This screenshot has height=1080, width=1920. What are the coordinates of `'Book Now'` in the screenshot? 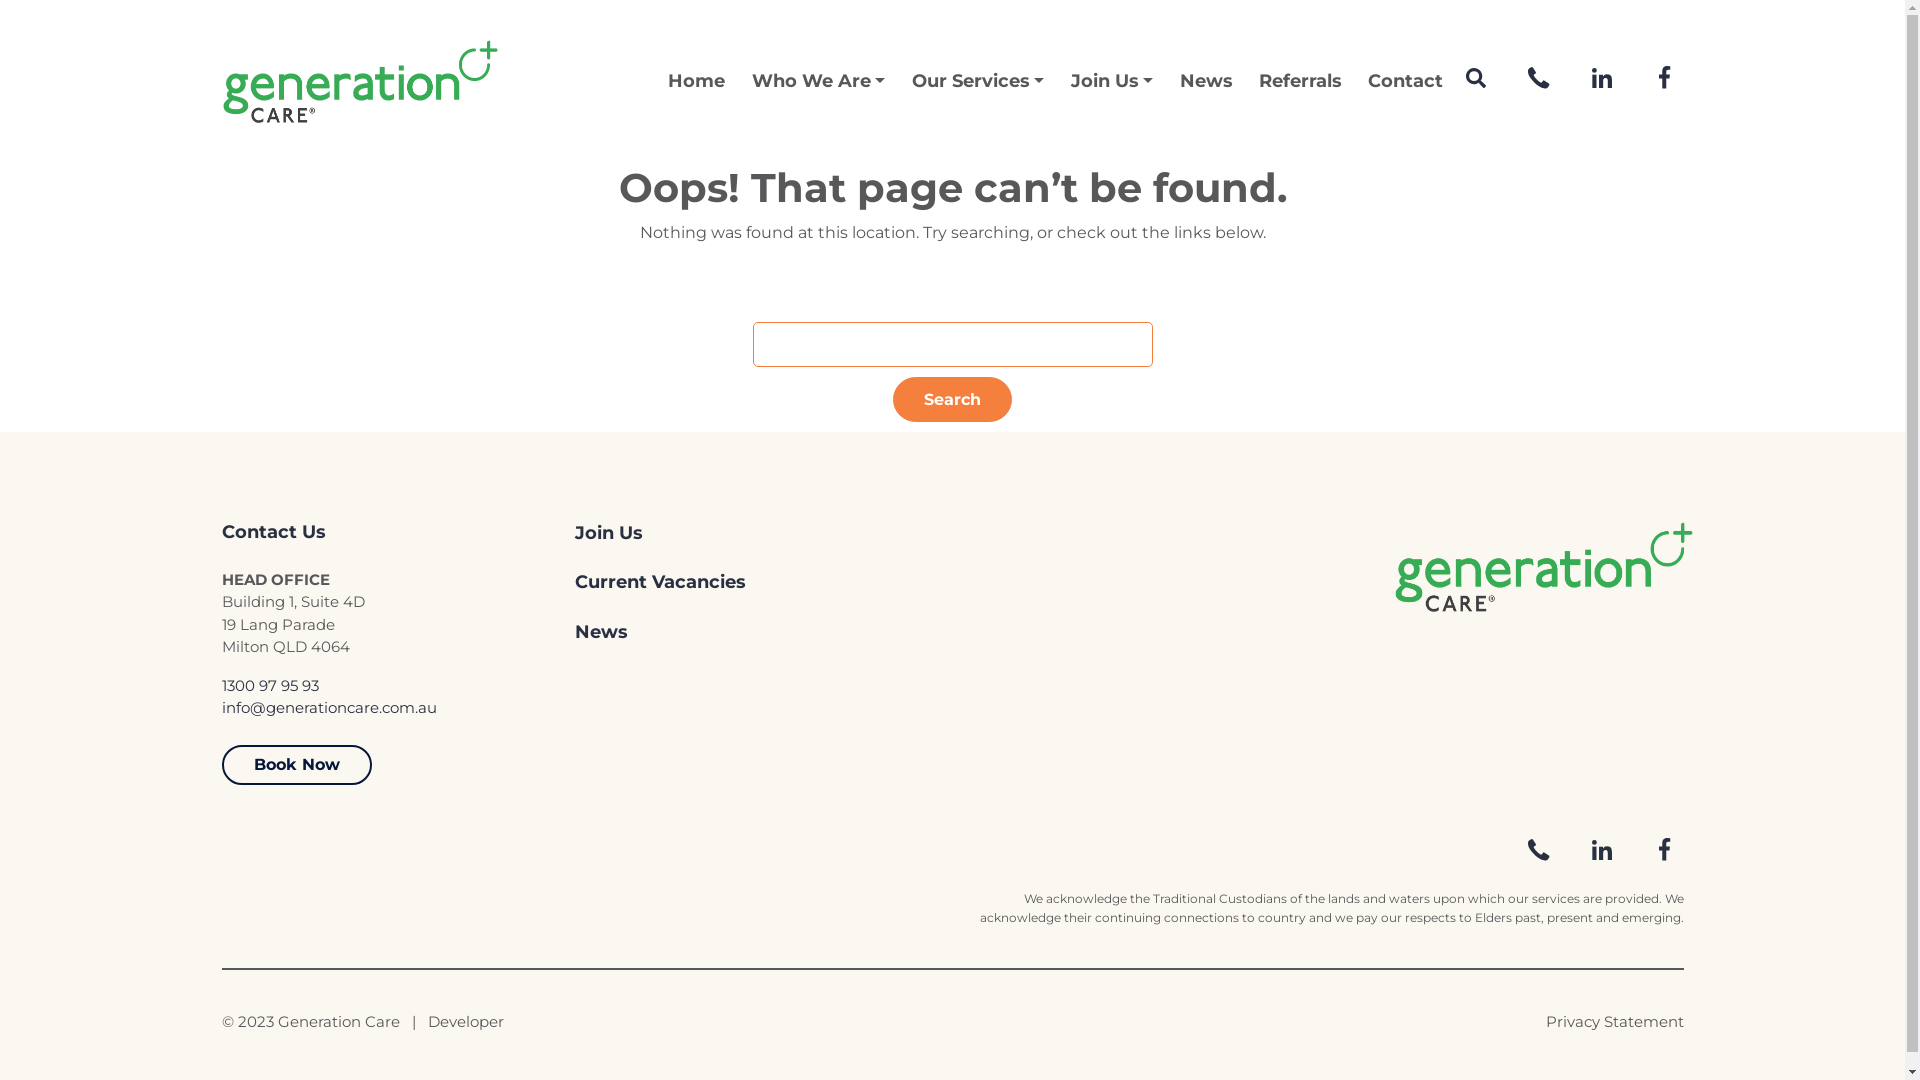 It's located at (296, 764).